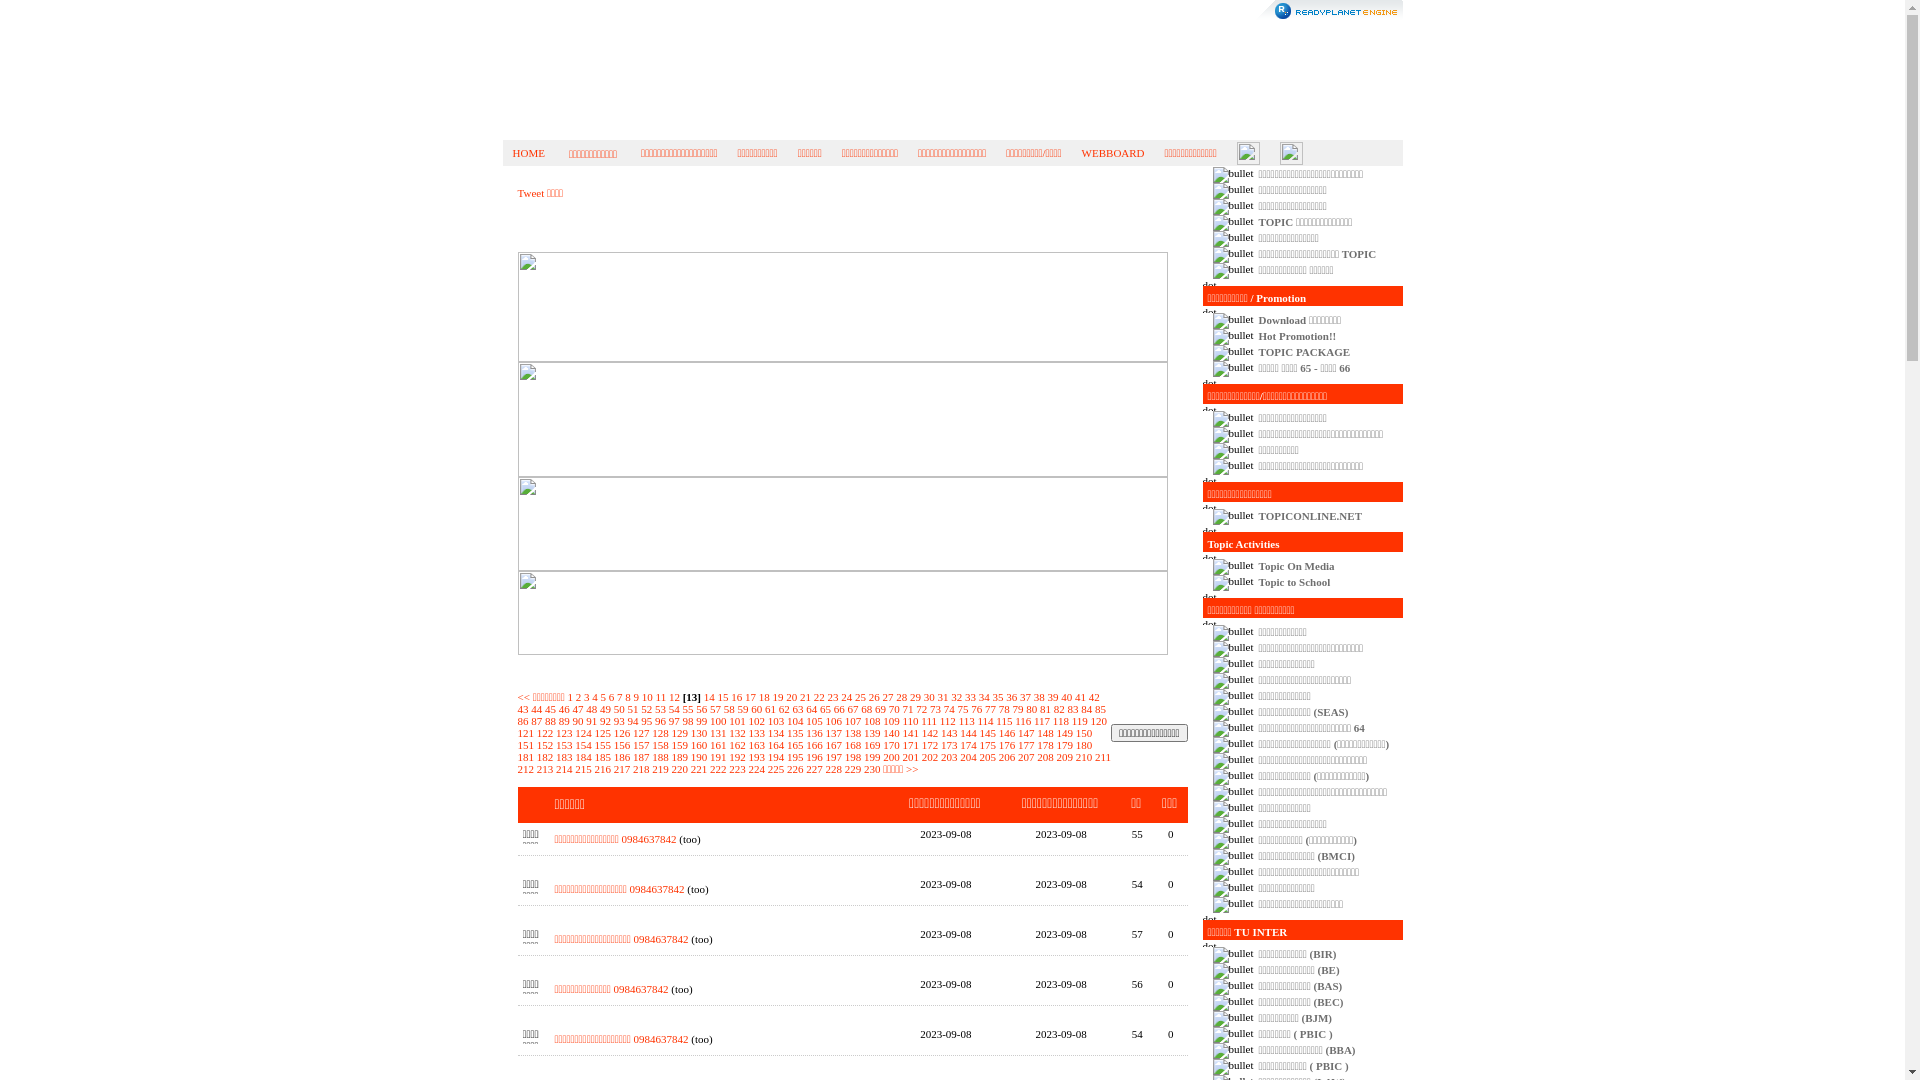 This screenshot has width=1920, height=1080. What do you see at coordinates (990, 708) in the screenshot?
I see `'77'` at bounding box center [990, 708].